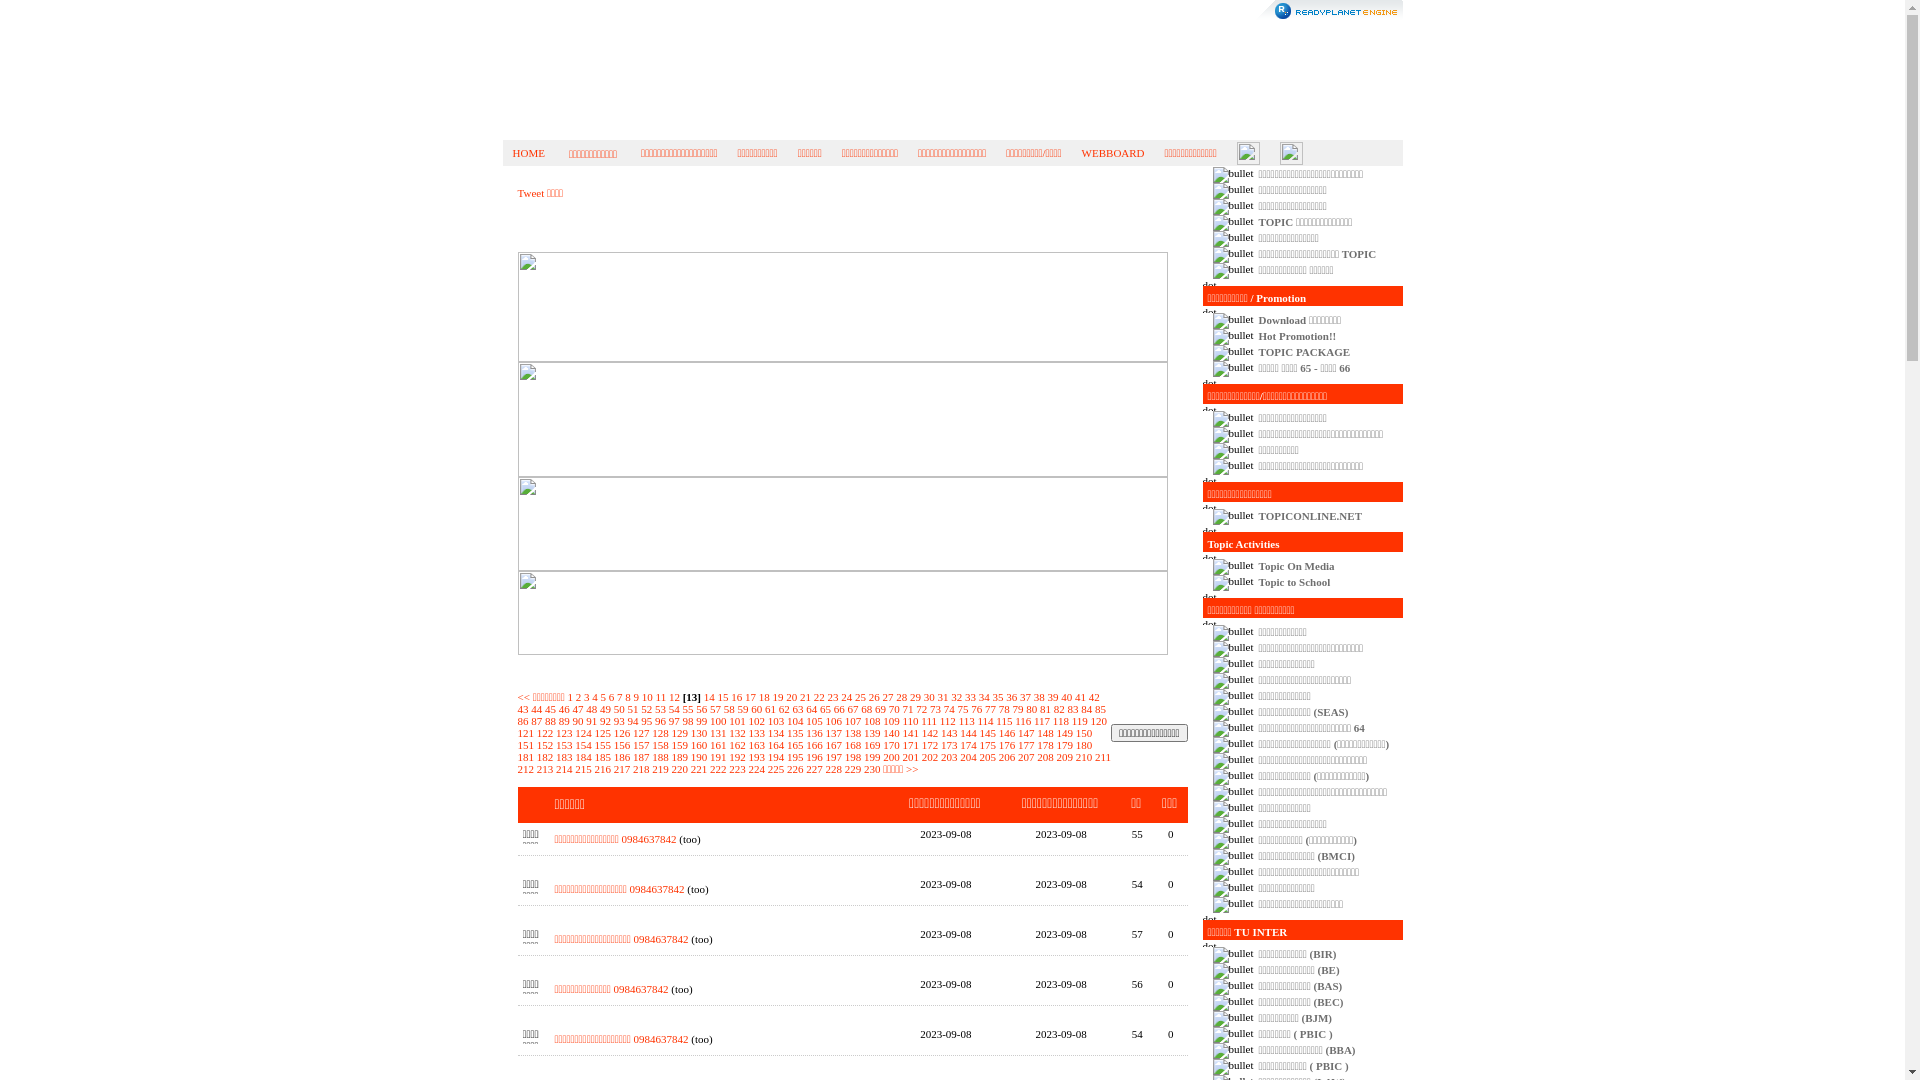 This screenshot has width=1920, height=1080. What do you see at coordinates (990, 708) in the screenshot?
I see `'77'` at bounding box center [990, 708].